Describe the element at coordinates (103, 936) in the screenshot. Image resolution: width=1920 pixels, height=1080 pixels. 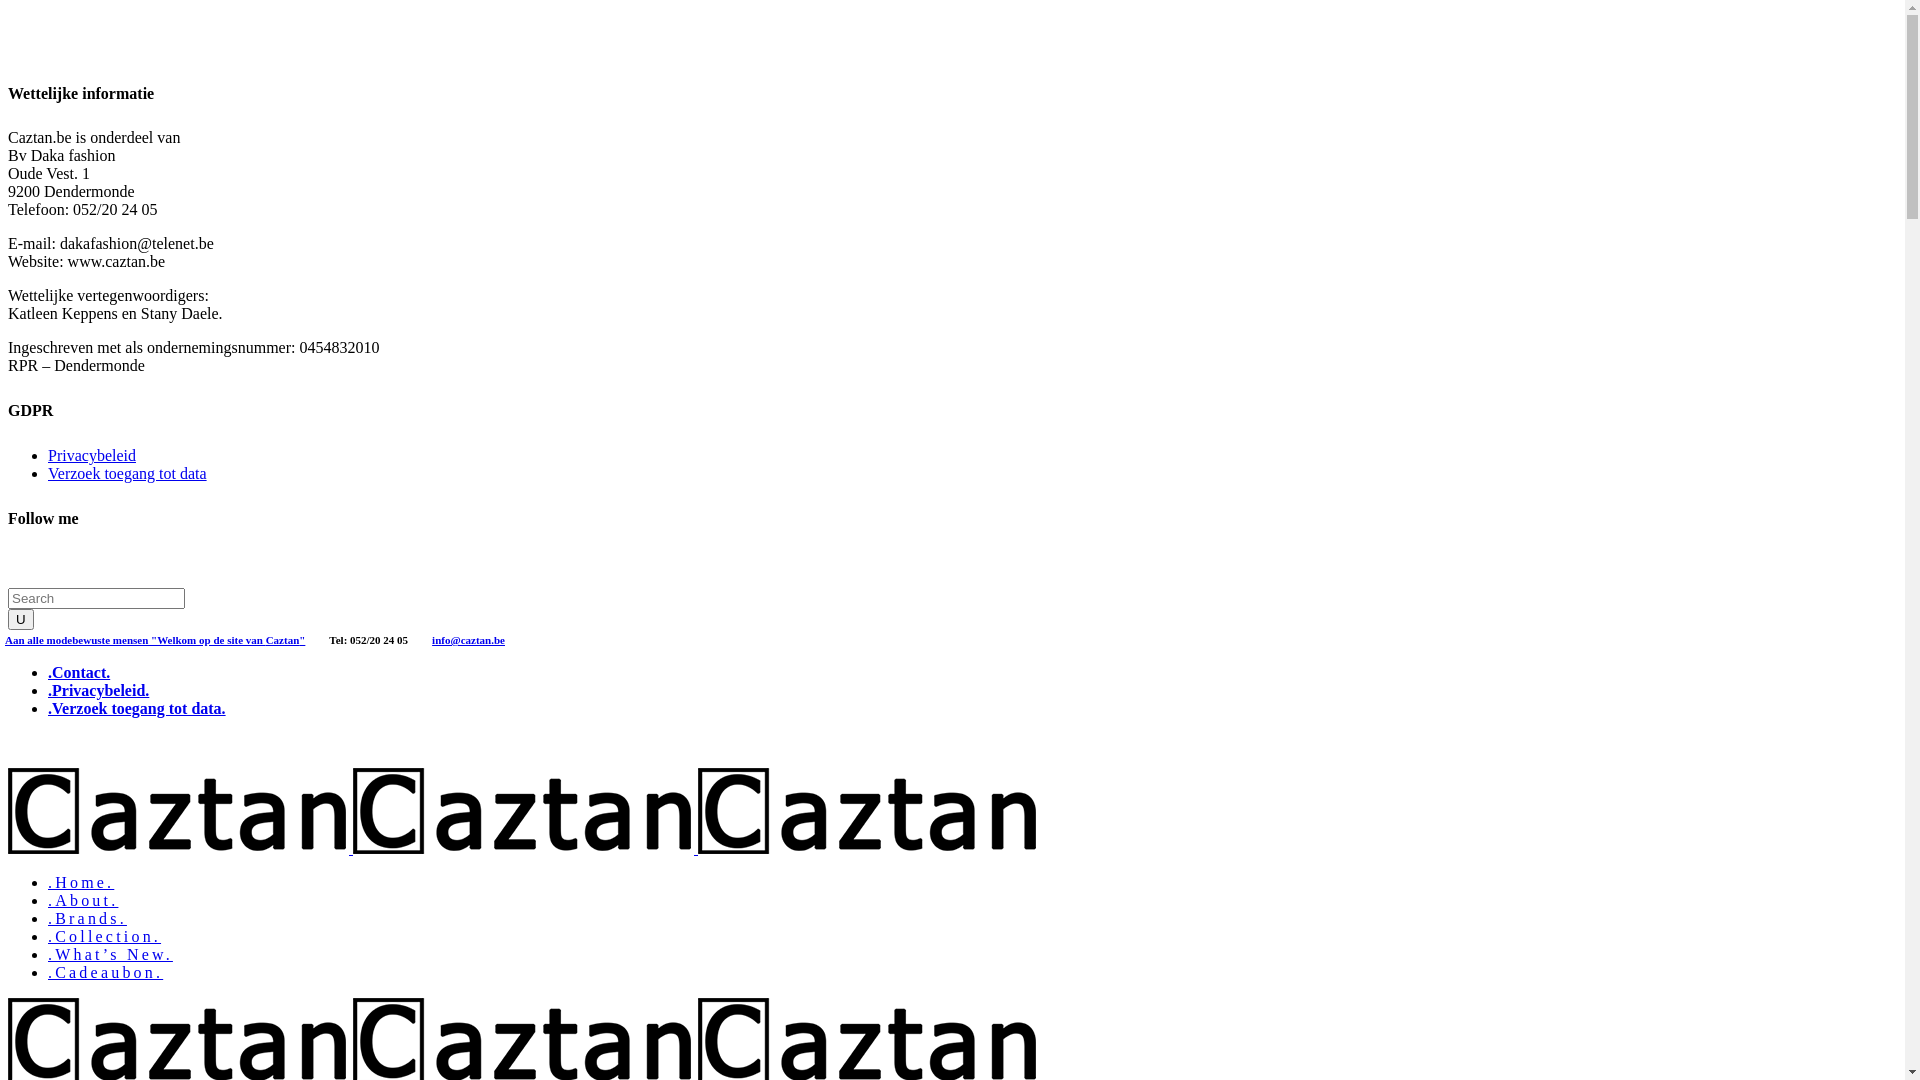
I see `'.Collection.'` at that location.